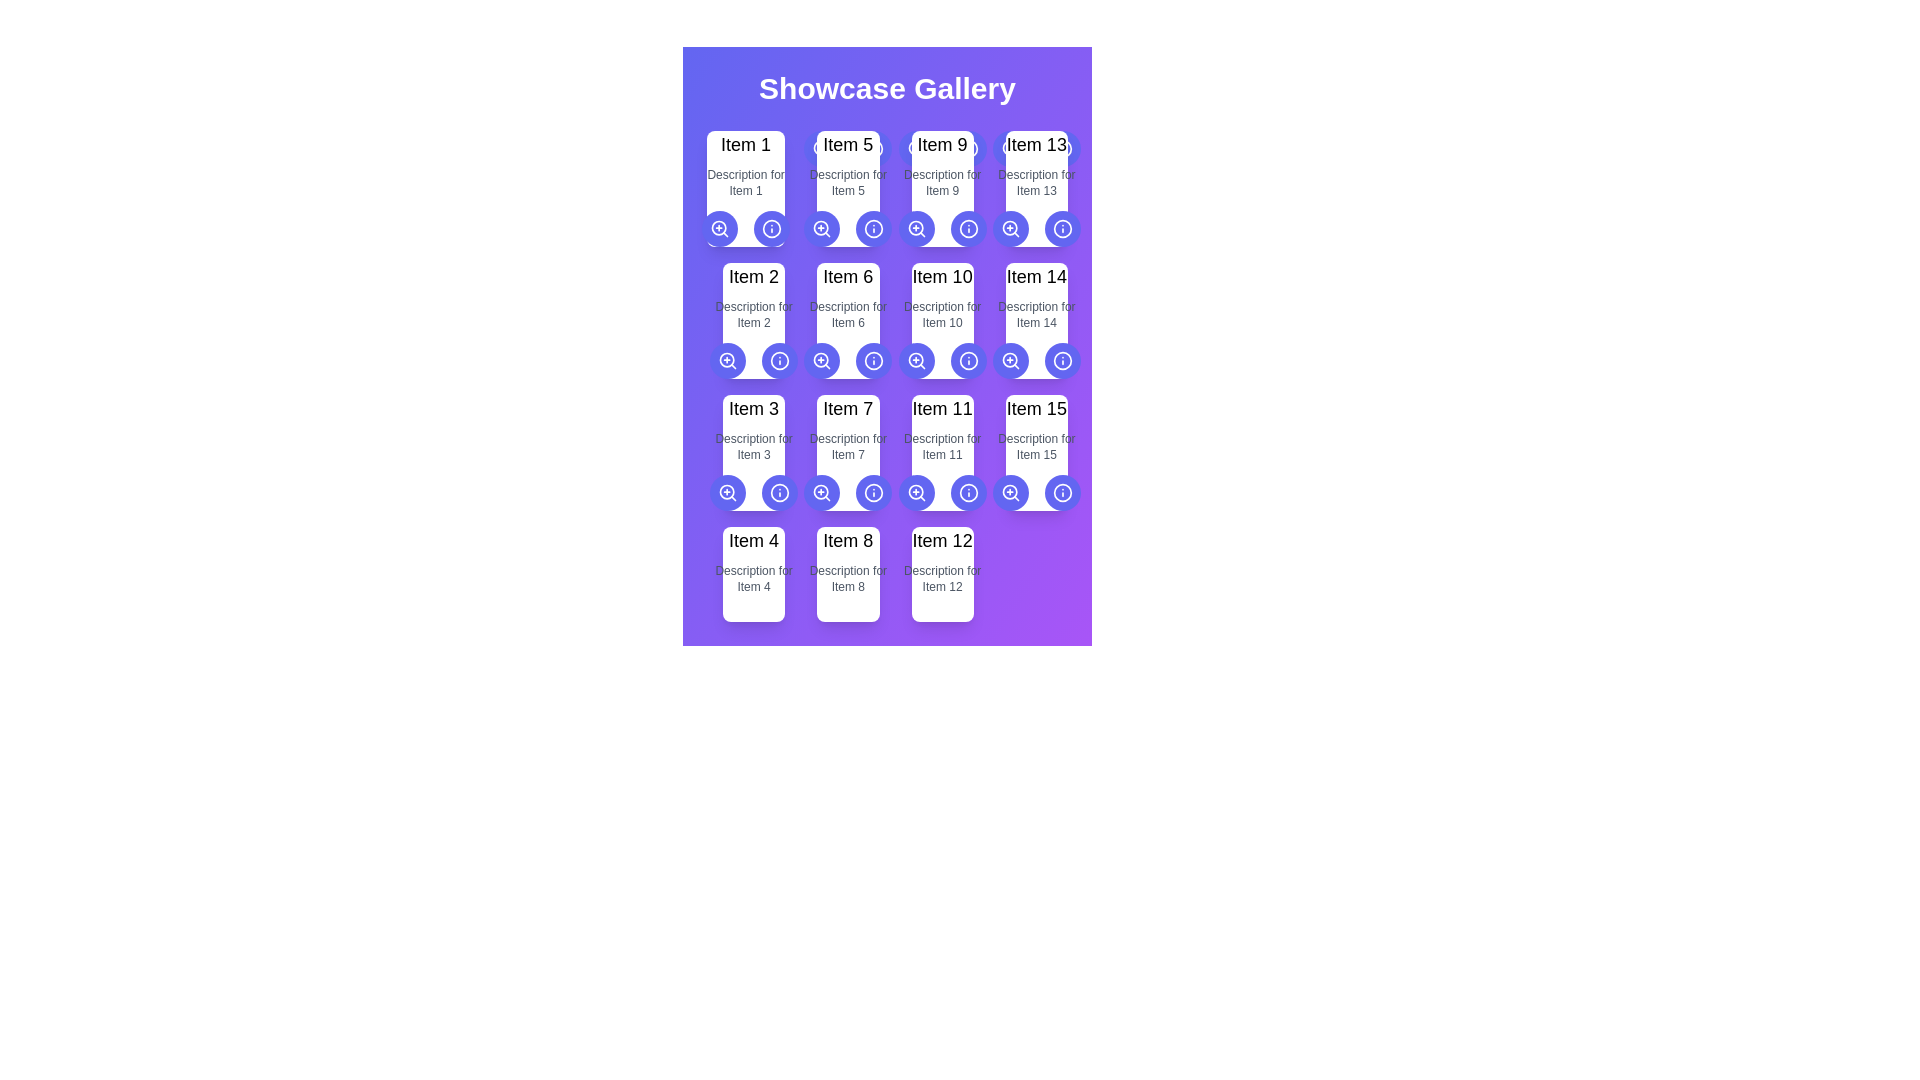  What do you see at coordinates (874, 493) in the screenshot?
I see `the circular button with a vibrant indigo background and a white icon at its center, located below the 'Item 7' card` at bounding box center [874, 493].